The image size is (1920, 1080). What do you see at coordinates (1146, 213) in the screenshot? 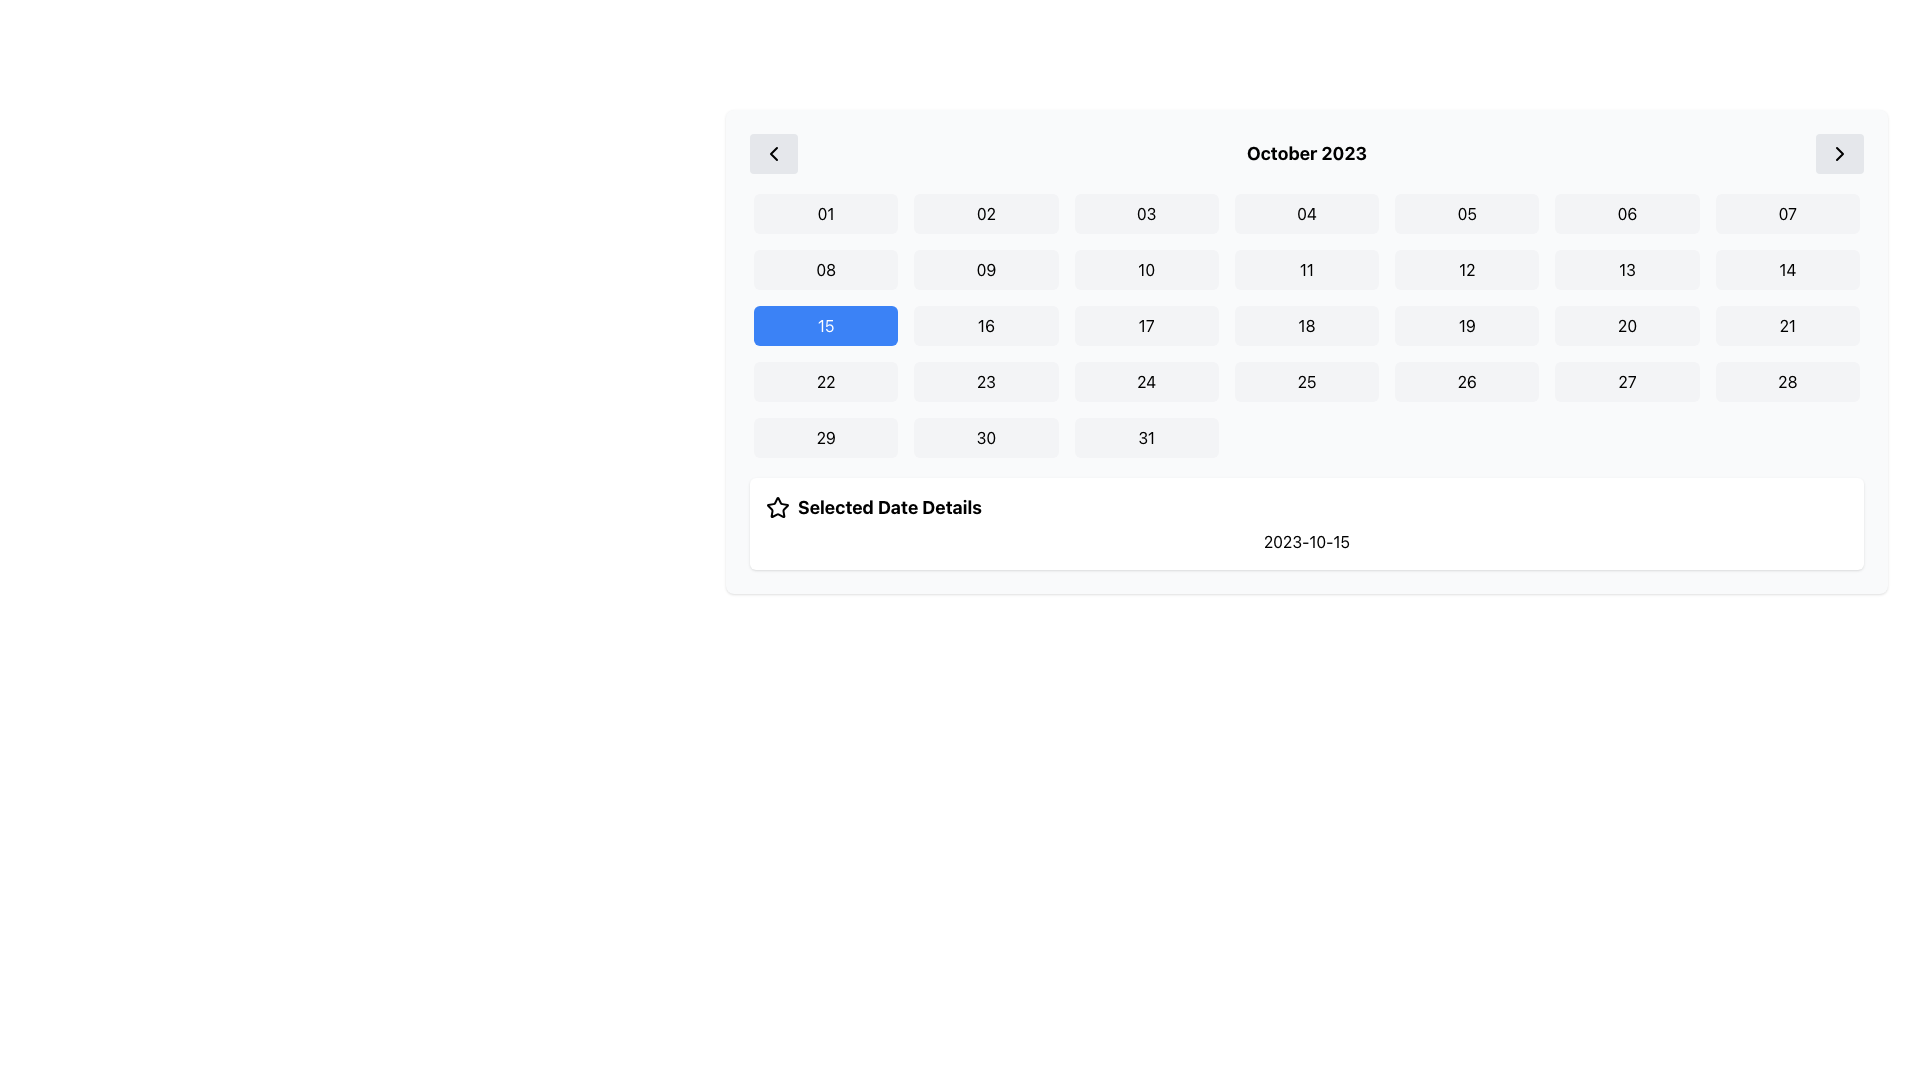
I see `the button representing the third day of October 2023 in the calendar interface` at bounding box center [1146, 213].